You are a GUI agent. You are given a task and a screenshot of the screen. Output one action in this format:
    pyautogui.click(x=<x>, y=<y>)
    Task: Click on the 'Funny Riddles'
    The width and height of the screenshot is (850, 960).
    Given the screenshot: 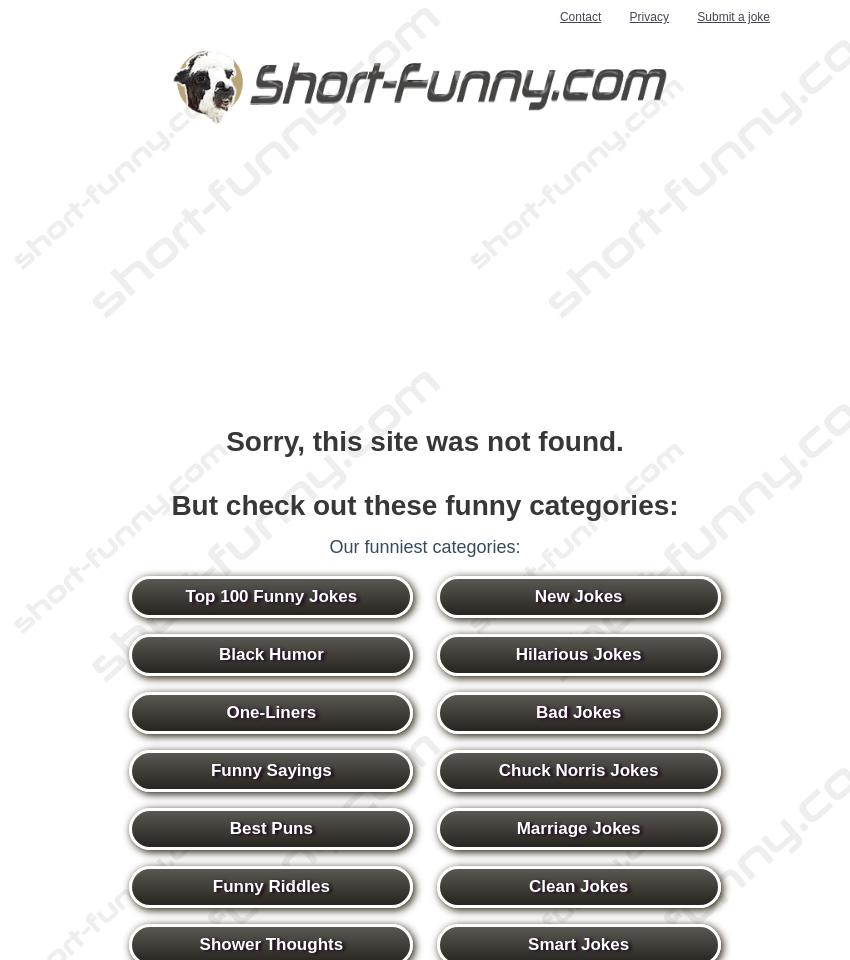 What is the action you would take?
    pyautogui.click(x=269, y=885)
    